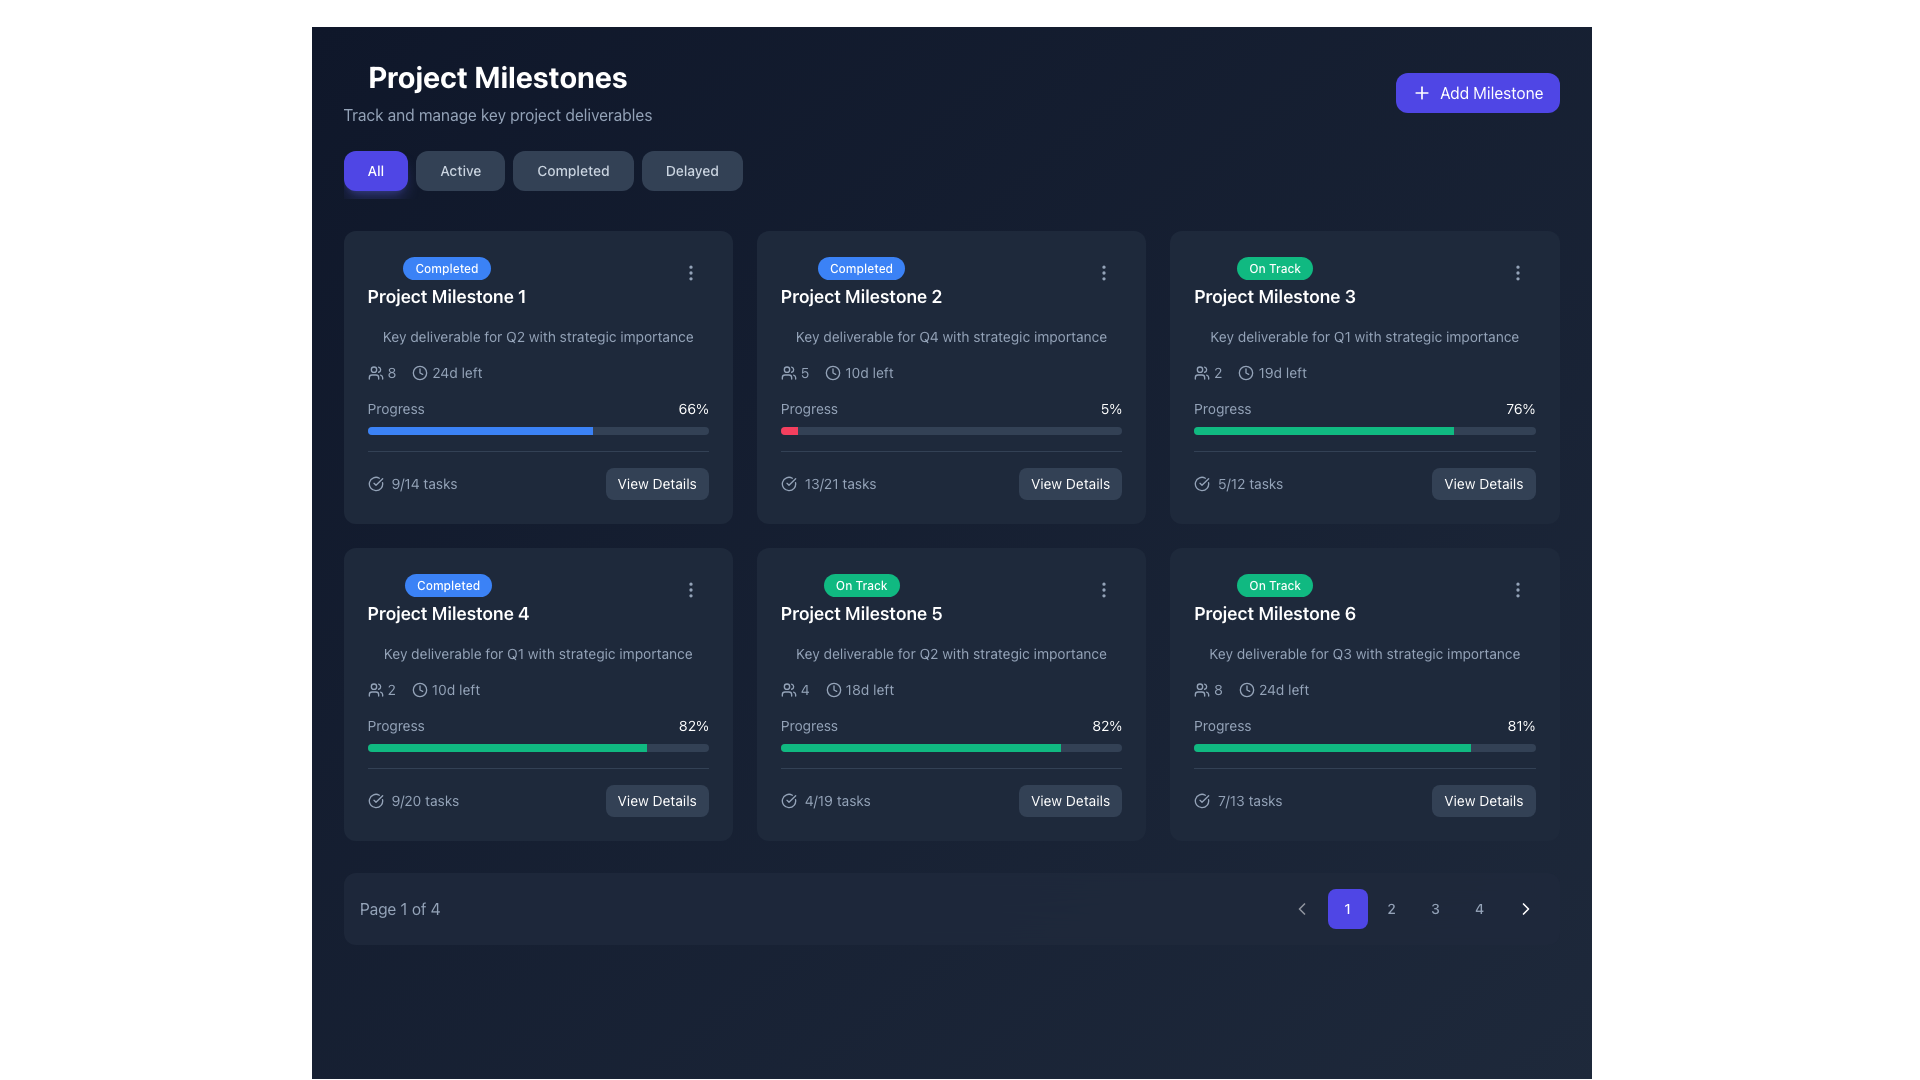 Image resolution: width=1920 pixels, height=1080 pixels. Describe the element at coordinates (538, 282) in the screenshot. I see `the 'Completed' status badge with the title 'Project Milestone 1' in the top-left card of the grid layout` at that location.